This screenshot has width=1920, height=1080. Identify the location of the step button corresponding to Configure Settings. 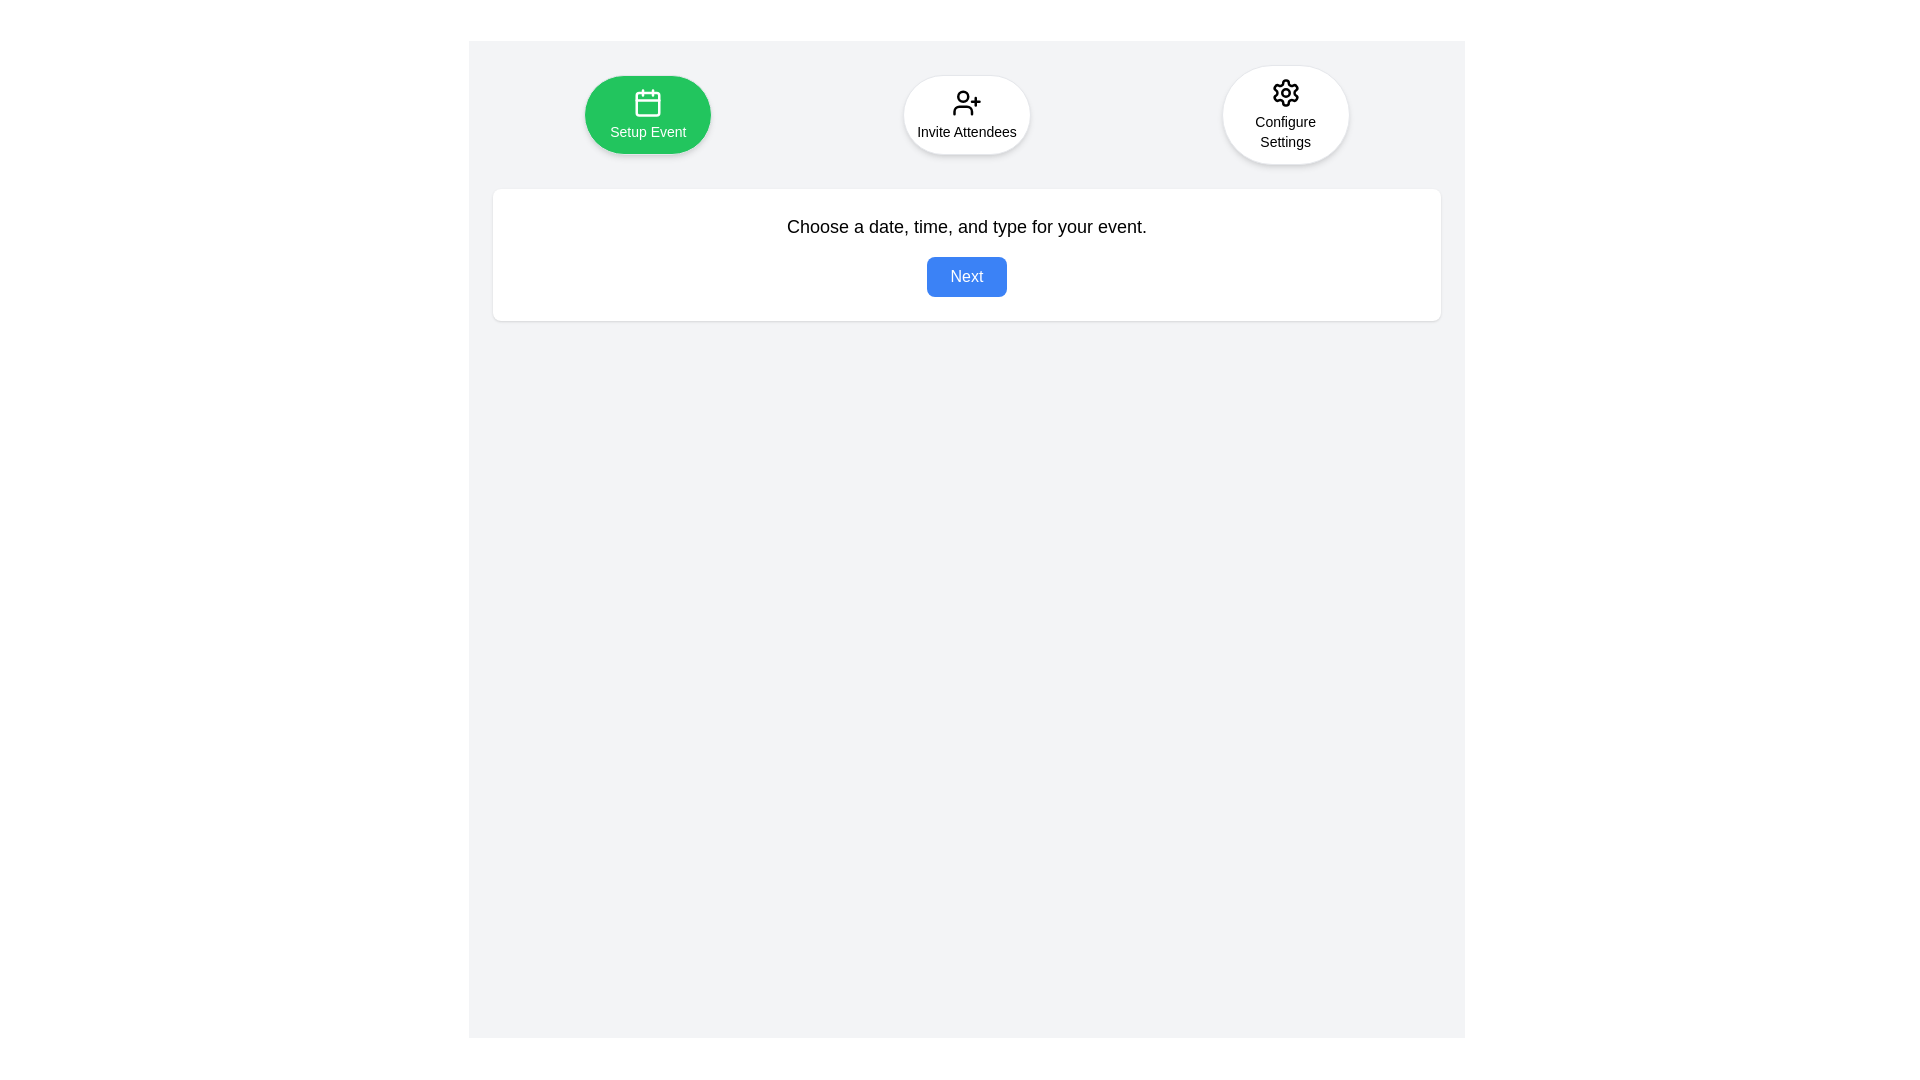
(1285, 115).